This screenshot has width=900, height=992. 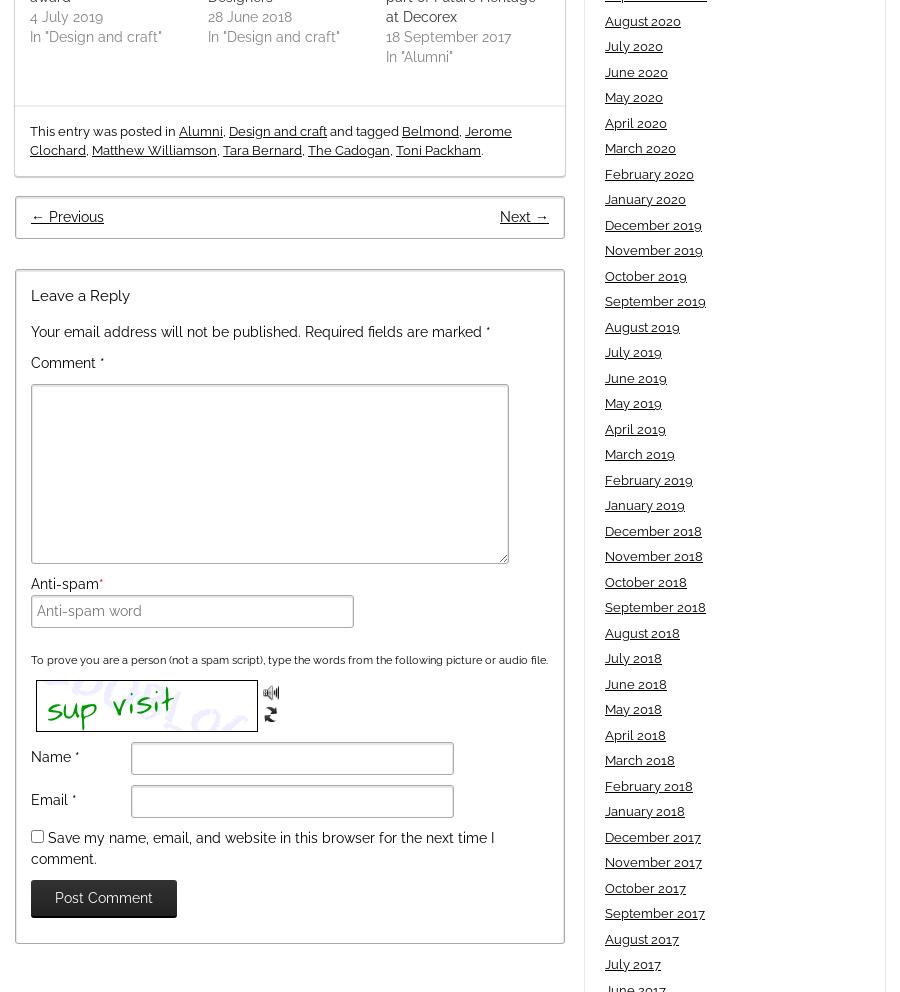 I want to click on 'April 2020', so click(x=636, y=121).